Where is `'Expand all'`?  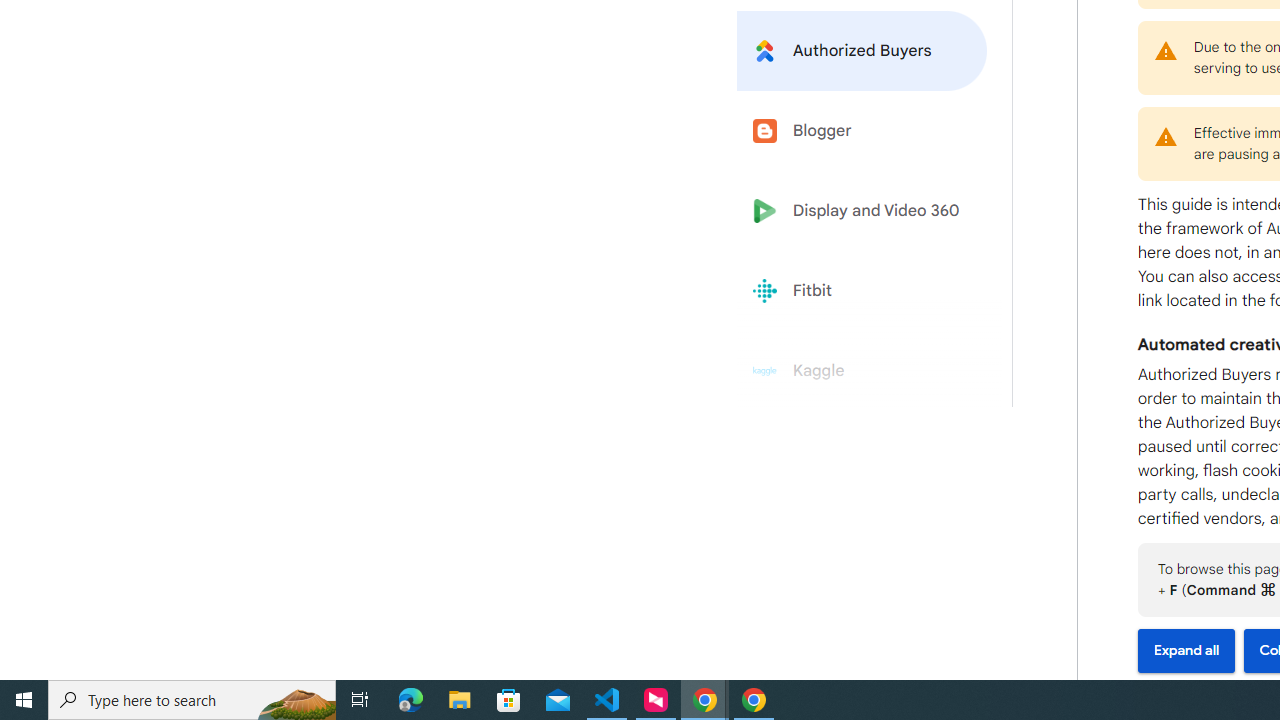 'Expand all' is located at coordinates (1186, 651).